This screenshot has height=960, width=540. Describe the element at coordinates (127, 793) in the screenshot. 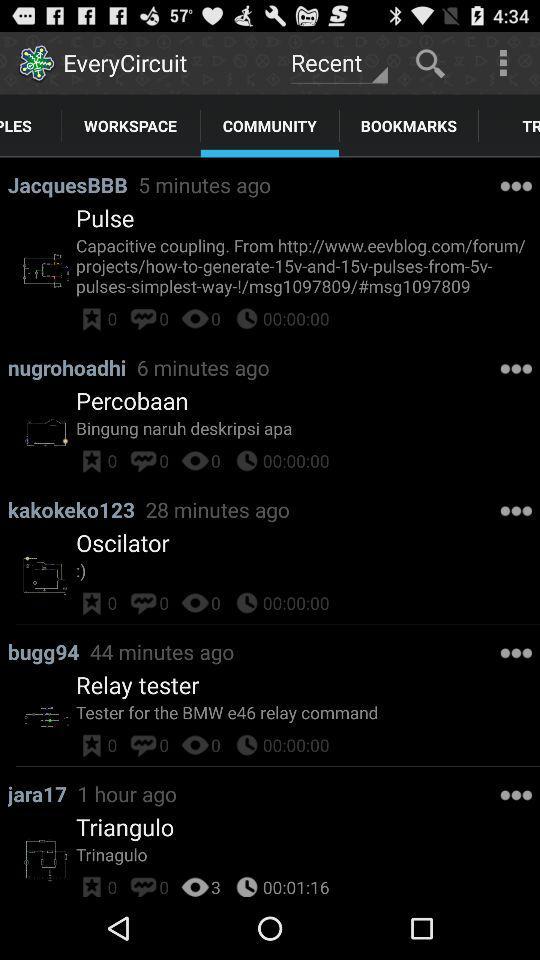

I see `the item next to the jara17` at that location.